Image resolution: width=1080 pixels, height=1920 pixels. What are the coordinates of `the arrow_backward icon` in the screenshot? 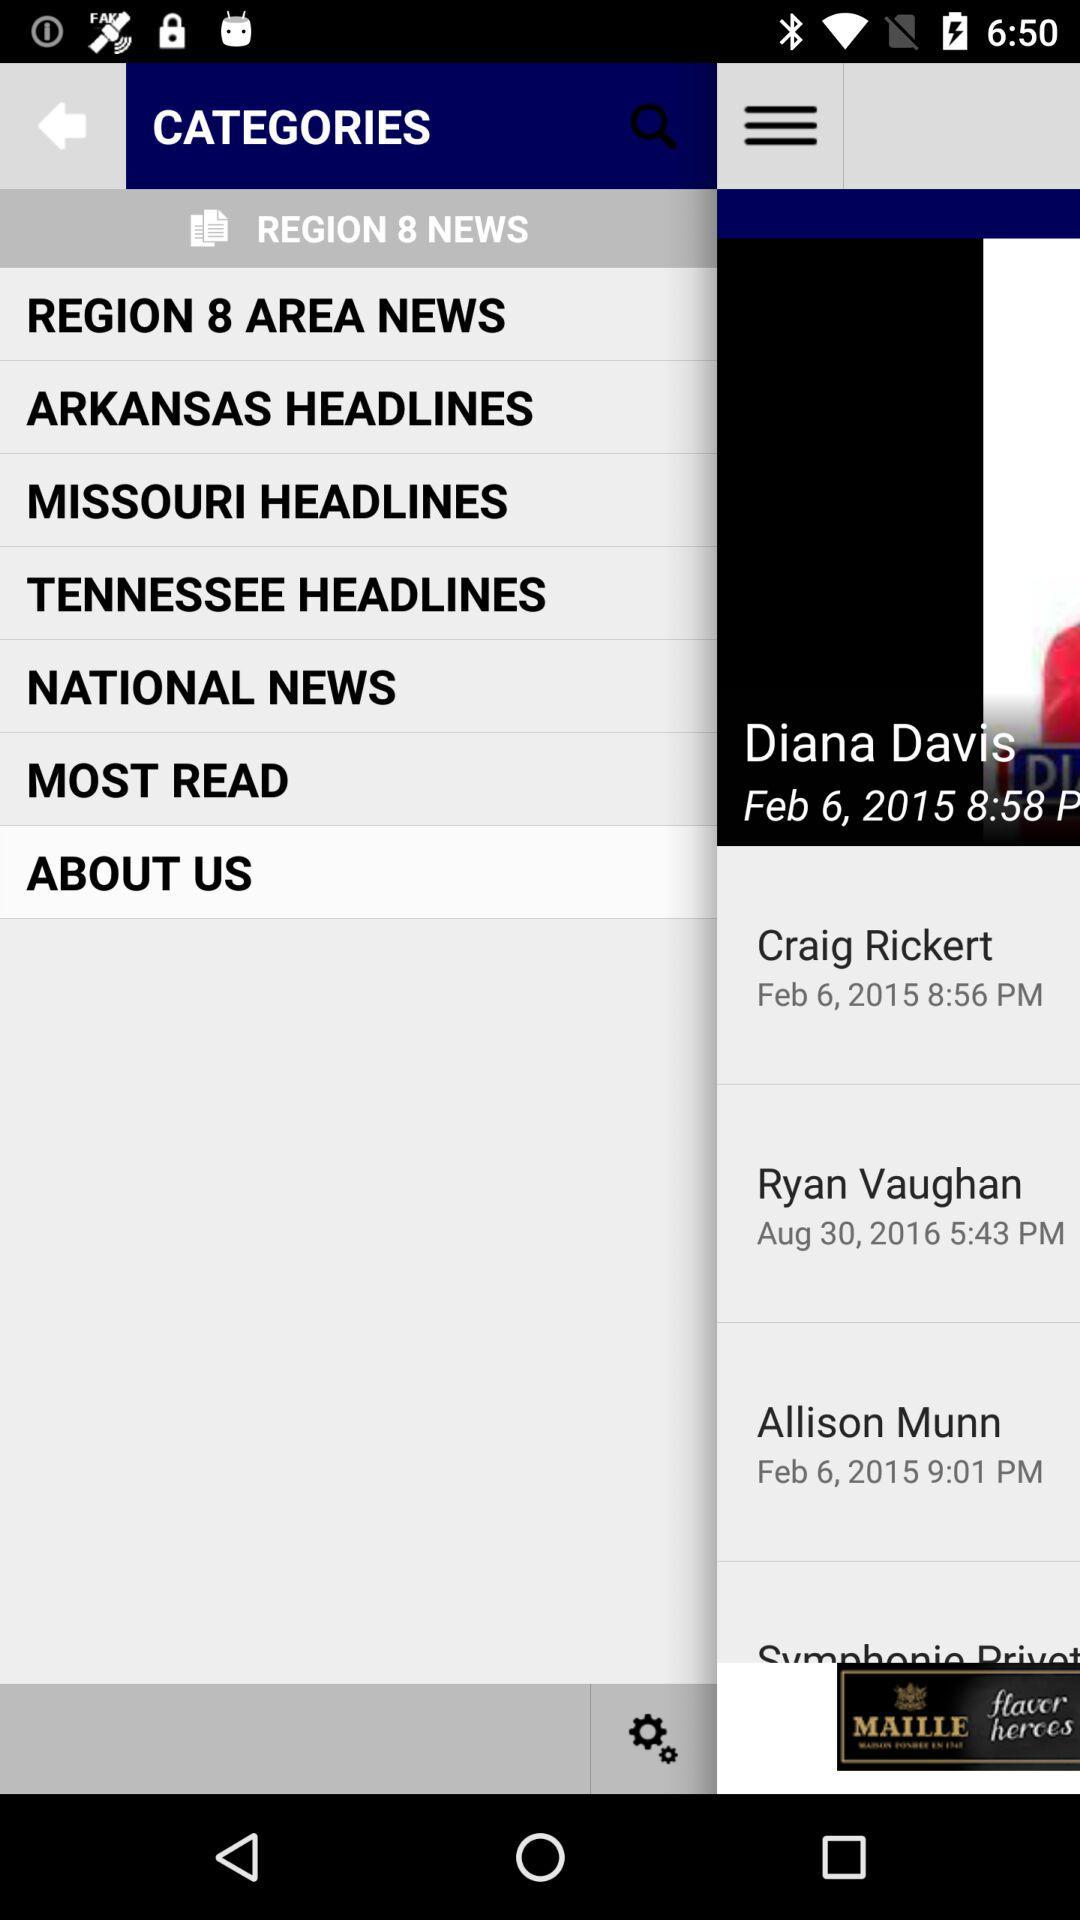 It's located at (61, 124).